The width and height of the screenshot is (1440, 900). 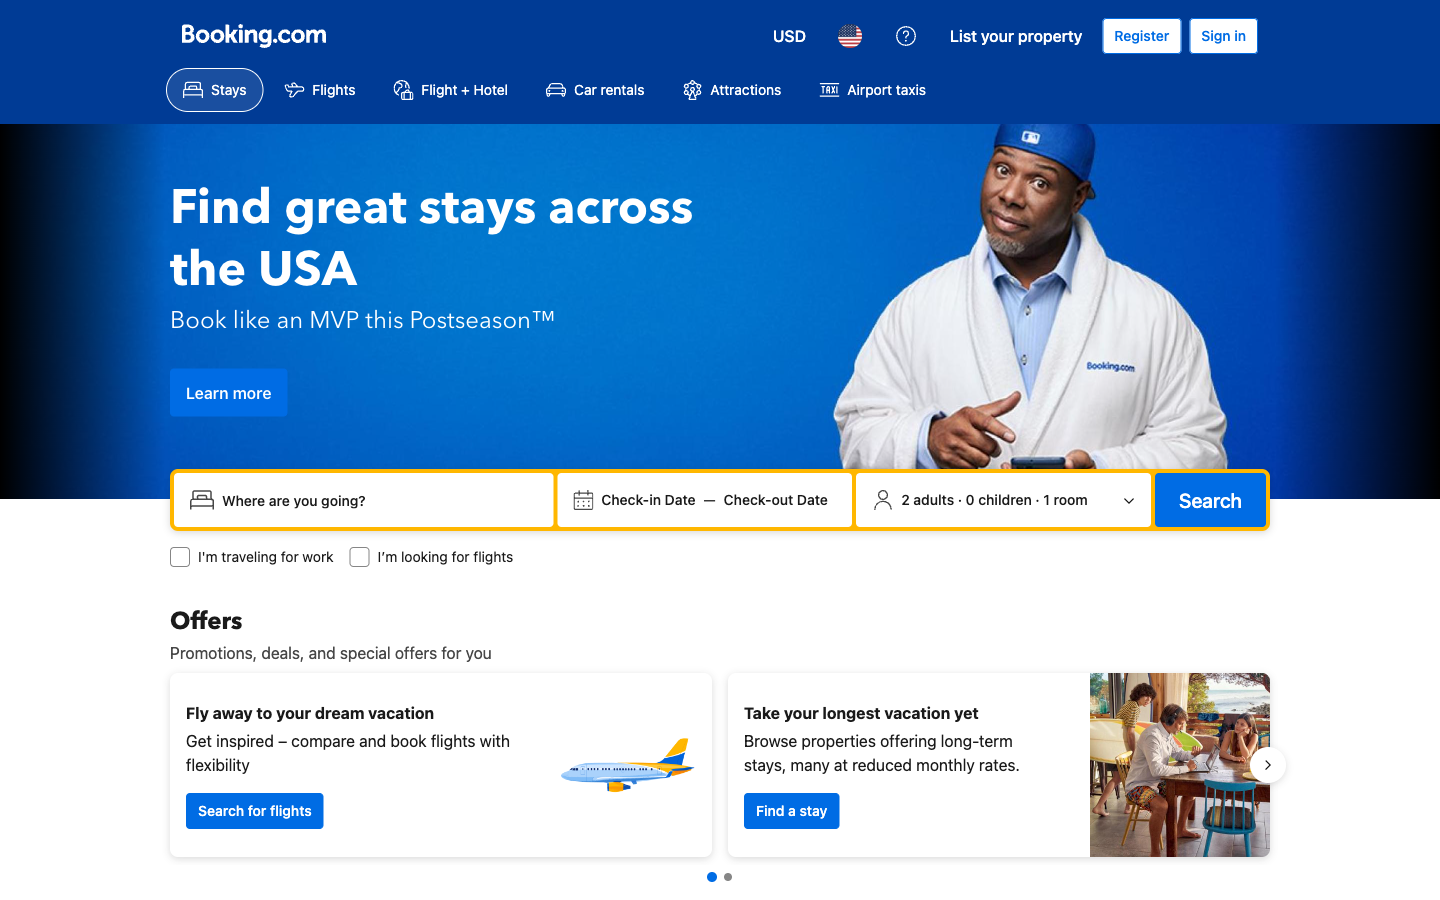 What do you see at coordinates (647, 499) in the screenshot?
I see `Determine the available check in dates by utilizing the check in Data button` at bounding box center [647, 499].